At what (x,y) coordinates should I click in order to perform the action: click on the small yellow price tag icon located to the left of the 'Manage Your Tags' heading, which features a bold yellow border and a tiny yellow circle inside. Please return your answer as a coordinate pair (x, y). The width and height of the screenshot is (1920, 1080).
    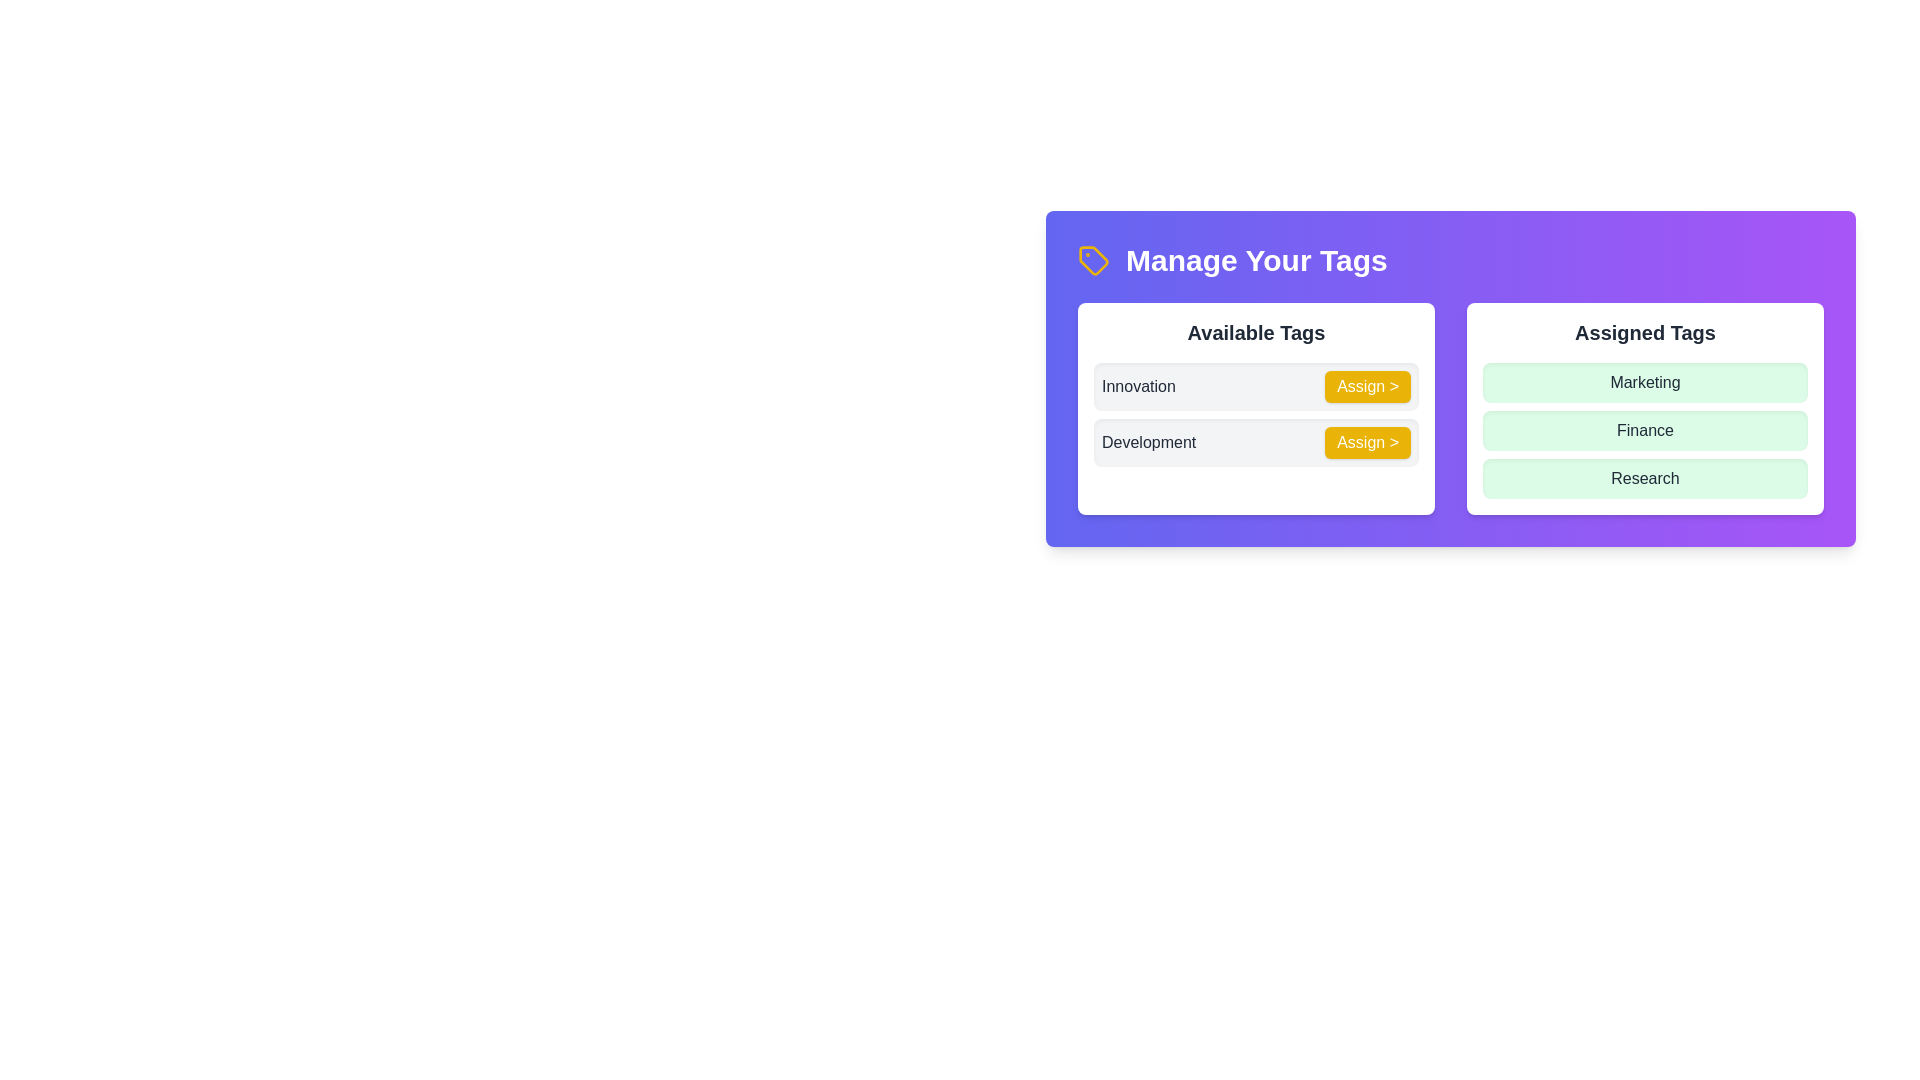
    Looking at the image, I should click on (1093, 260).